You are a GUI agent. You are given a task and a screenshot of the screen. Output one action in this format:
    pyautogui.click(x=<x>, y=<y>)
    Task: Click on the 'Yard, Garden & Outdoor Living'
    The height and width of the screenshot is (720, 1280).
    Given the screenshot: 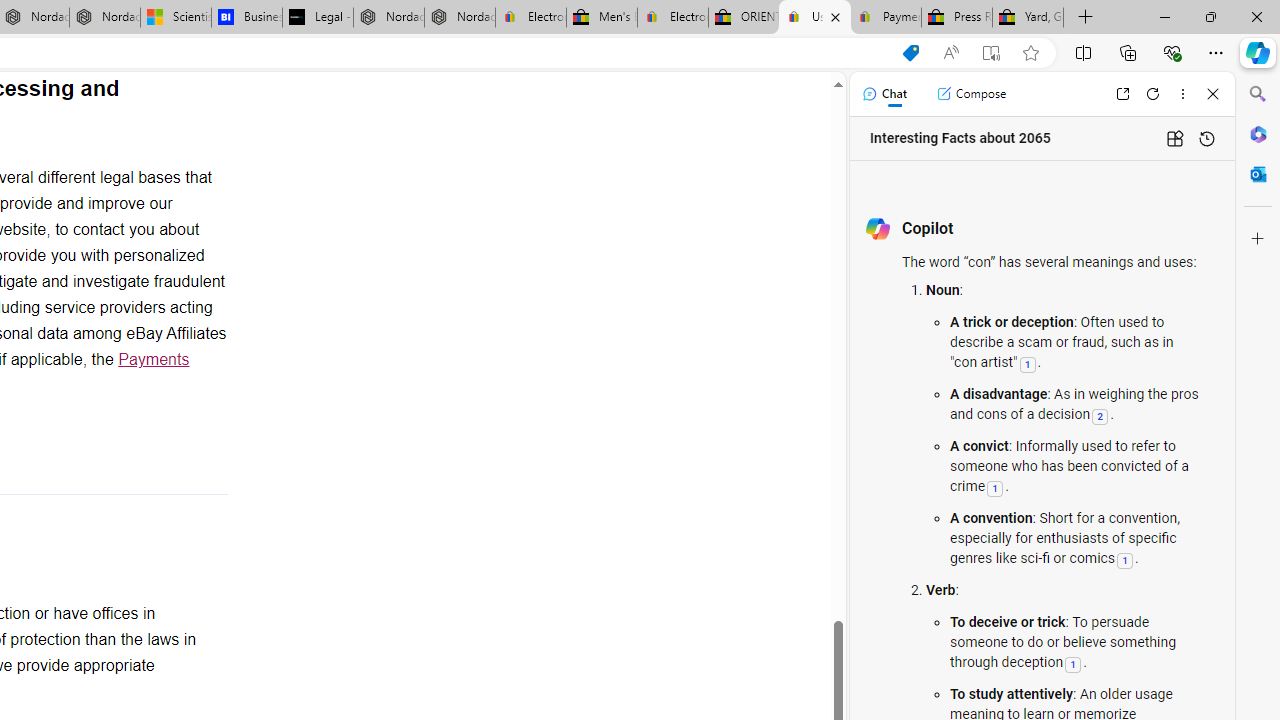 What is the action you would take?
    pyautogui.click(x=1028, y=17)
    